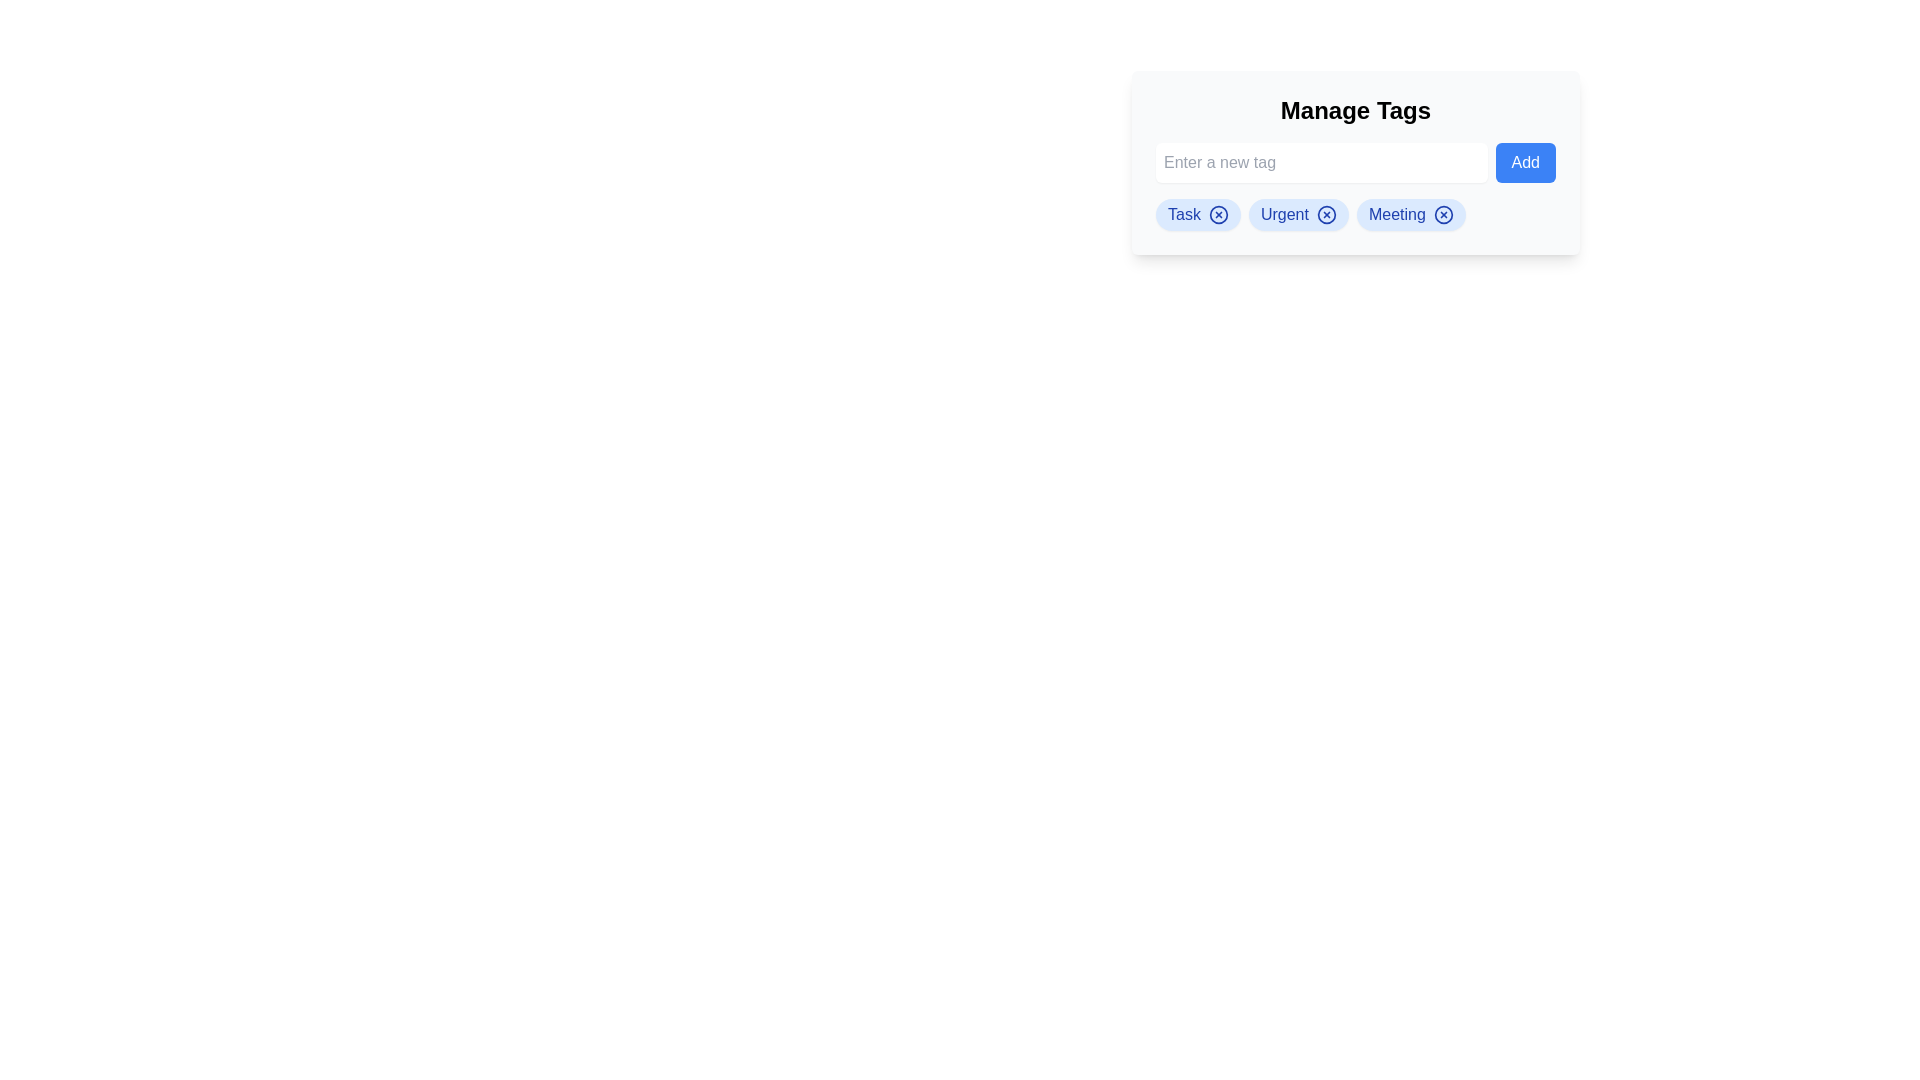  I want to click on the circular icon with a blue outlined cross inside, positioned to the right of the text label 'Task', so click(1217, 215).